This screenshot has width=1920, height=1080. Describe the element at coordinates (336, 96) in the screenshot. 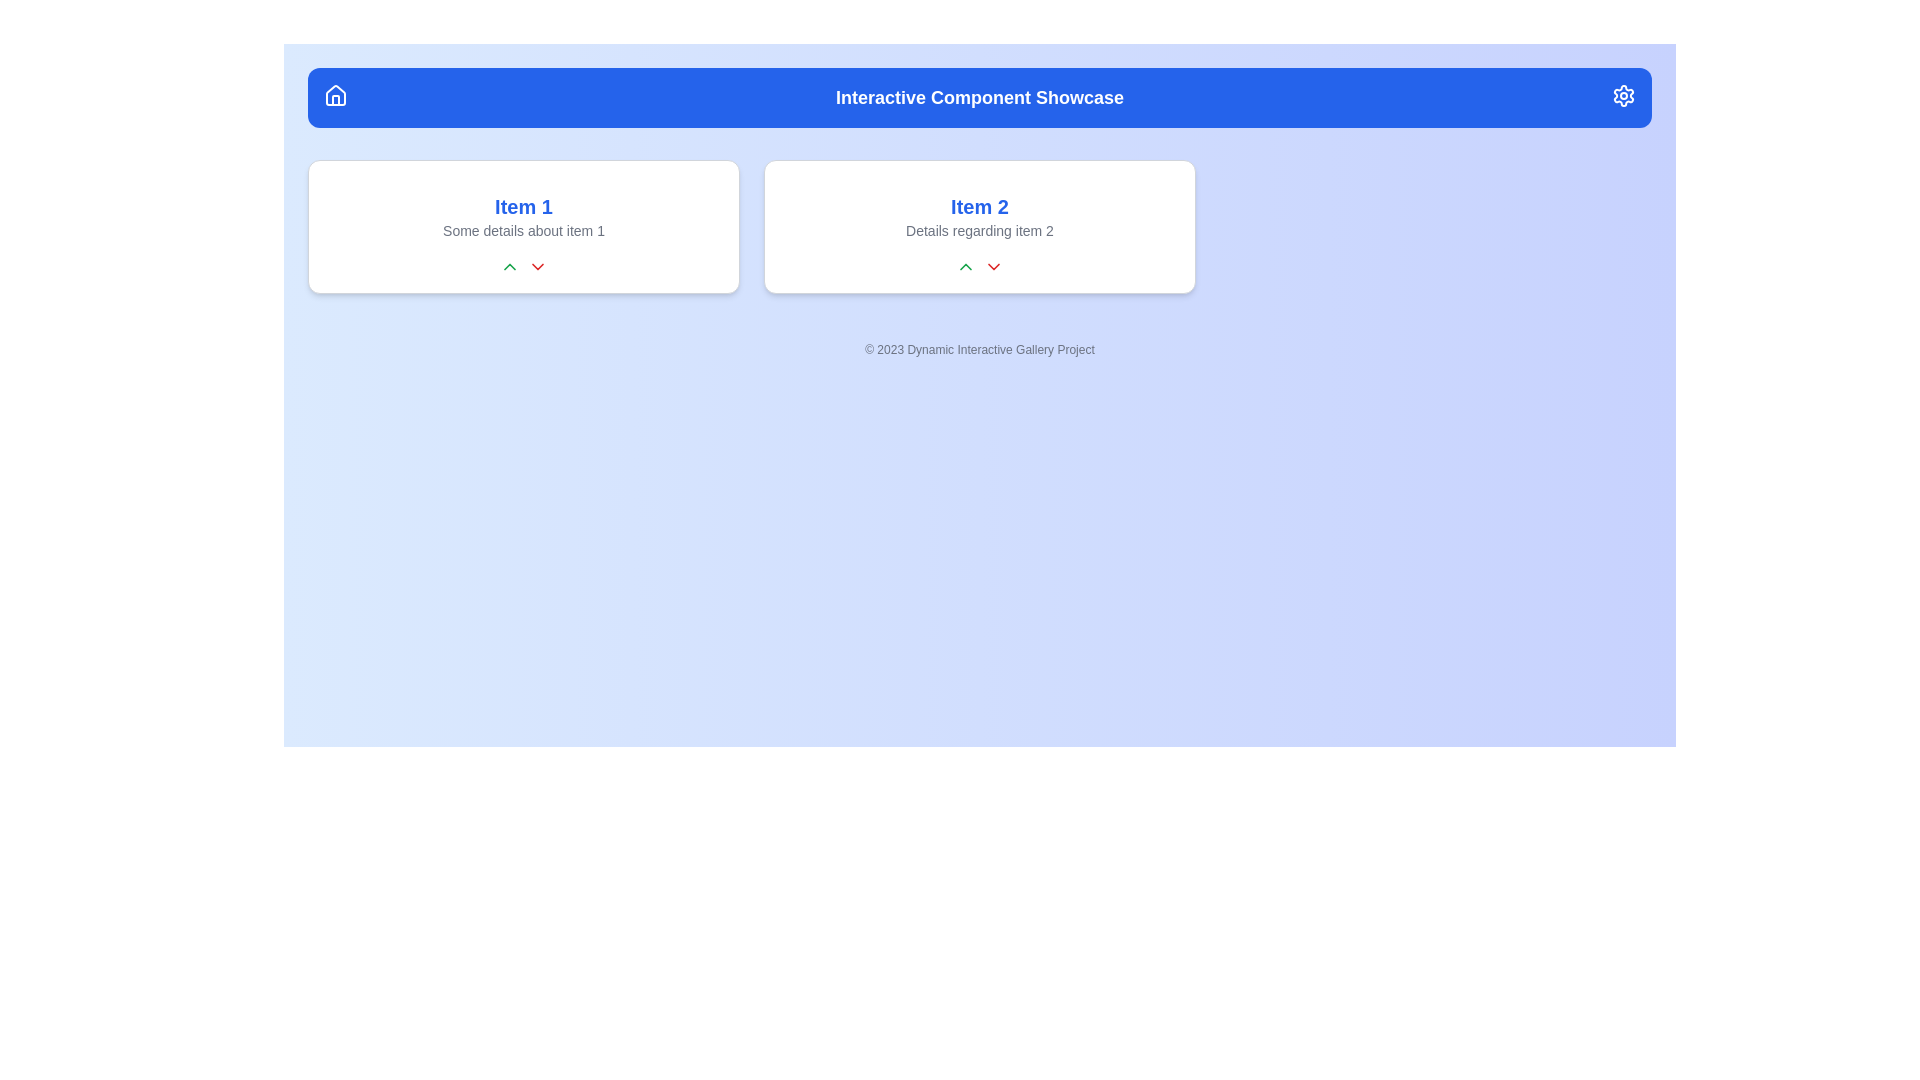

I see `the house icon outlined in blue located in the top-left section of the blue header` at that location.